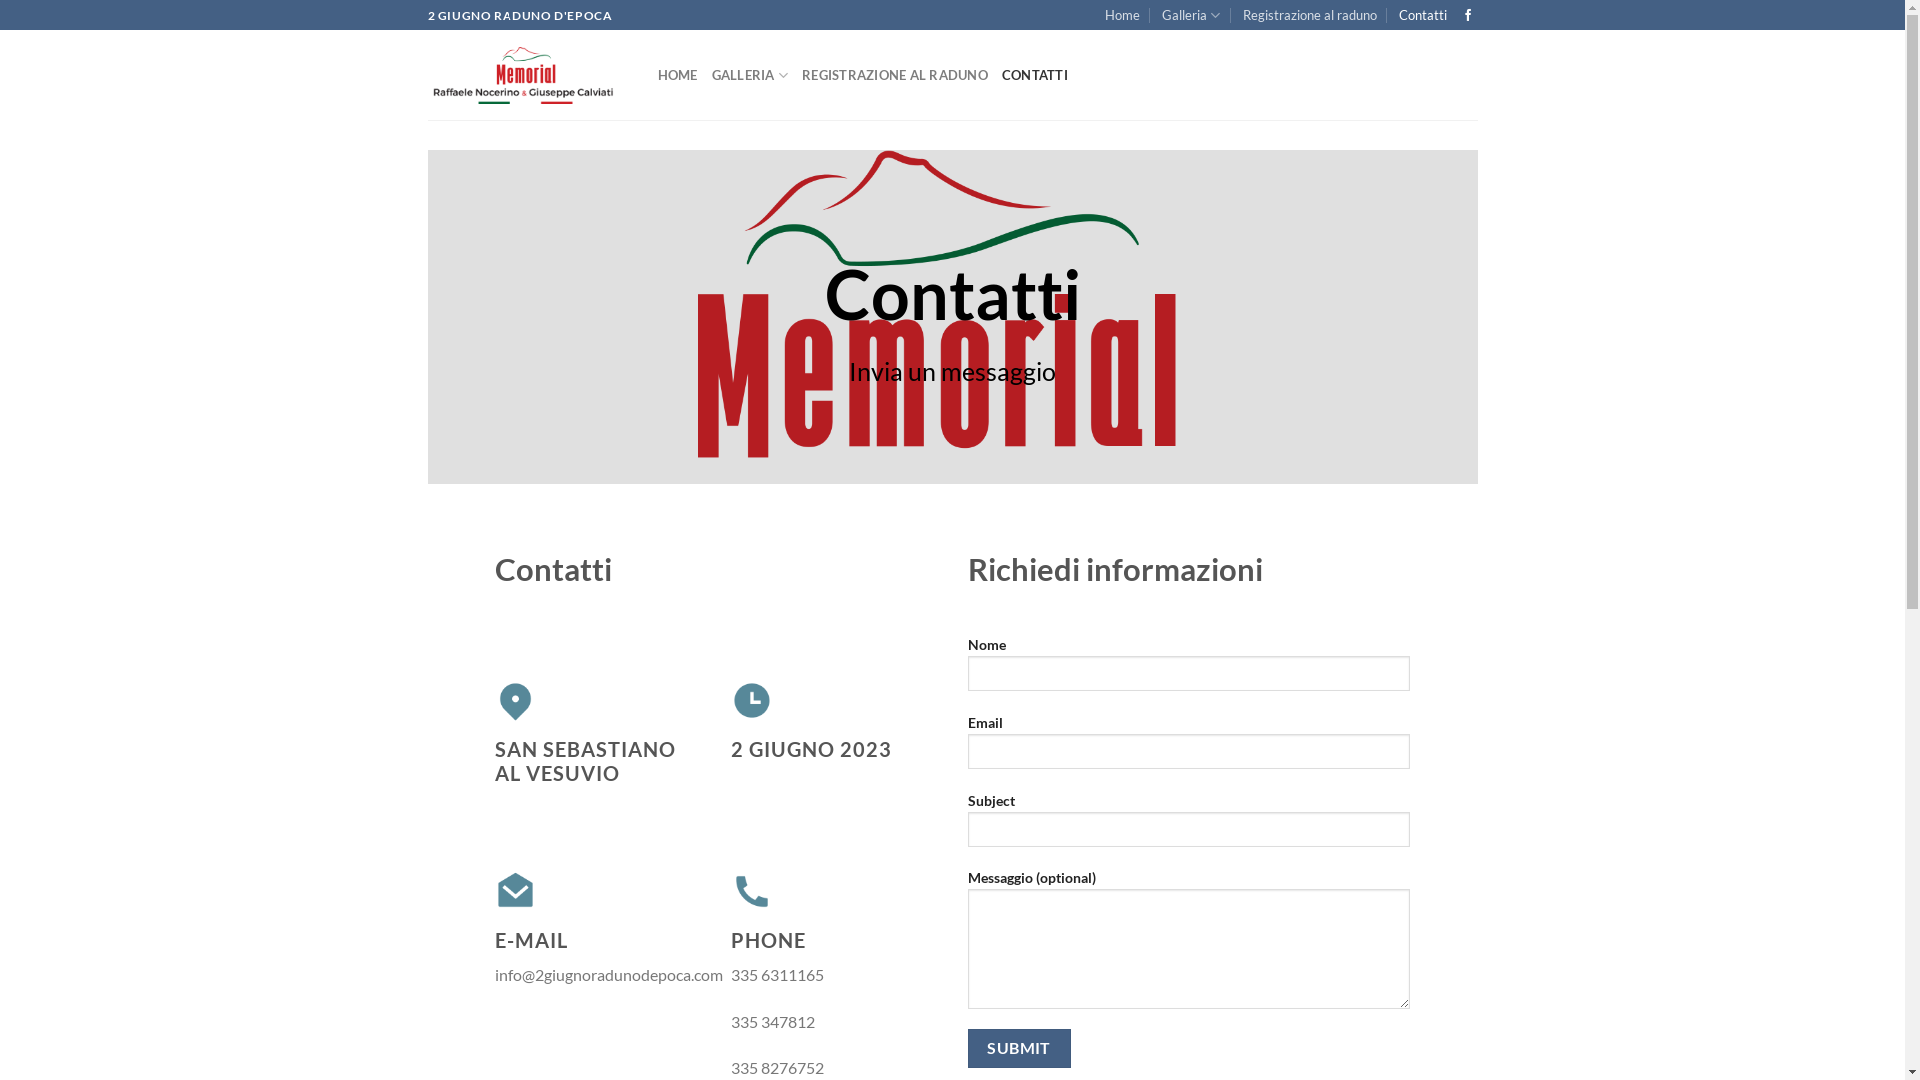 This screenshot has width=1920, height=1080. Describe the element at coordinates (1019, 1047) in the screenshot. I see `'Submit'` at that location.